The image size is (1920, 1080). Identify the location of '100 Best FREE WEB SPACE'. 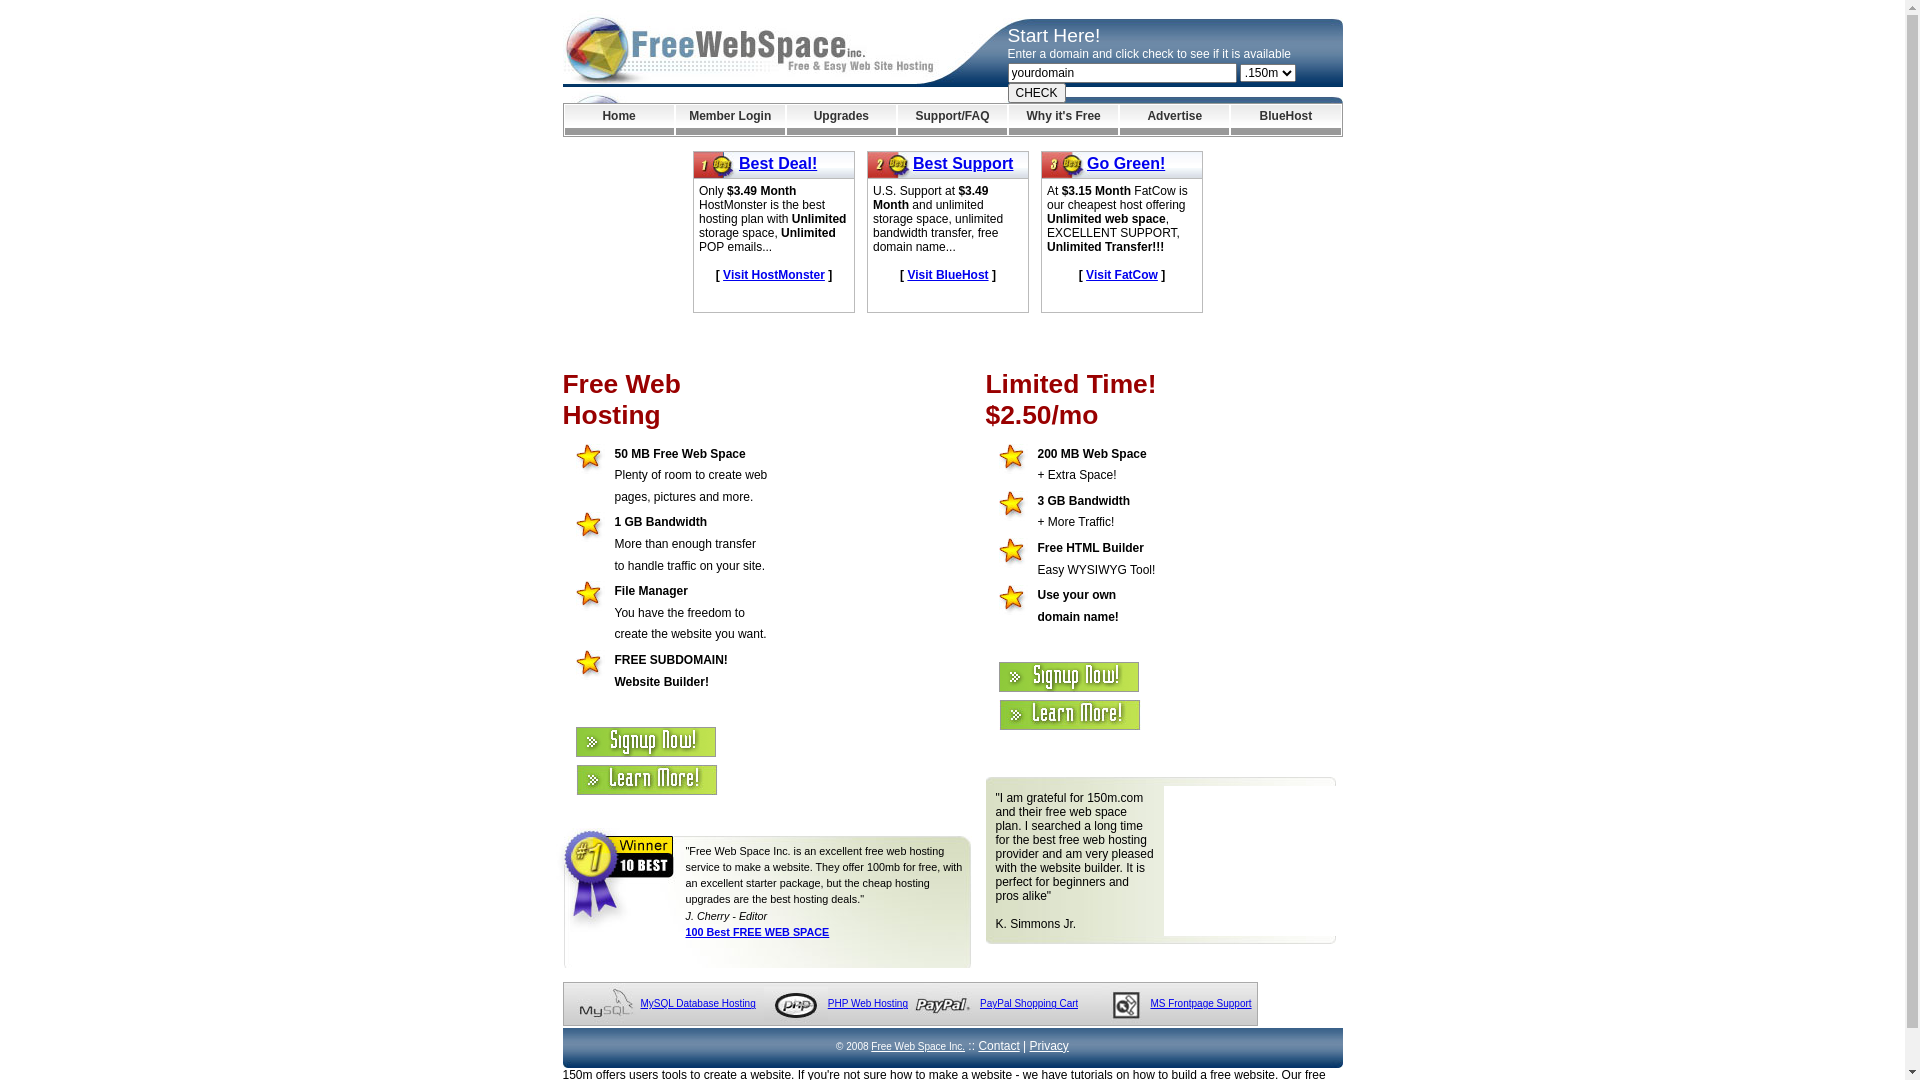
(757, 932).